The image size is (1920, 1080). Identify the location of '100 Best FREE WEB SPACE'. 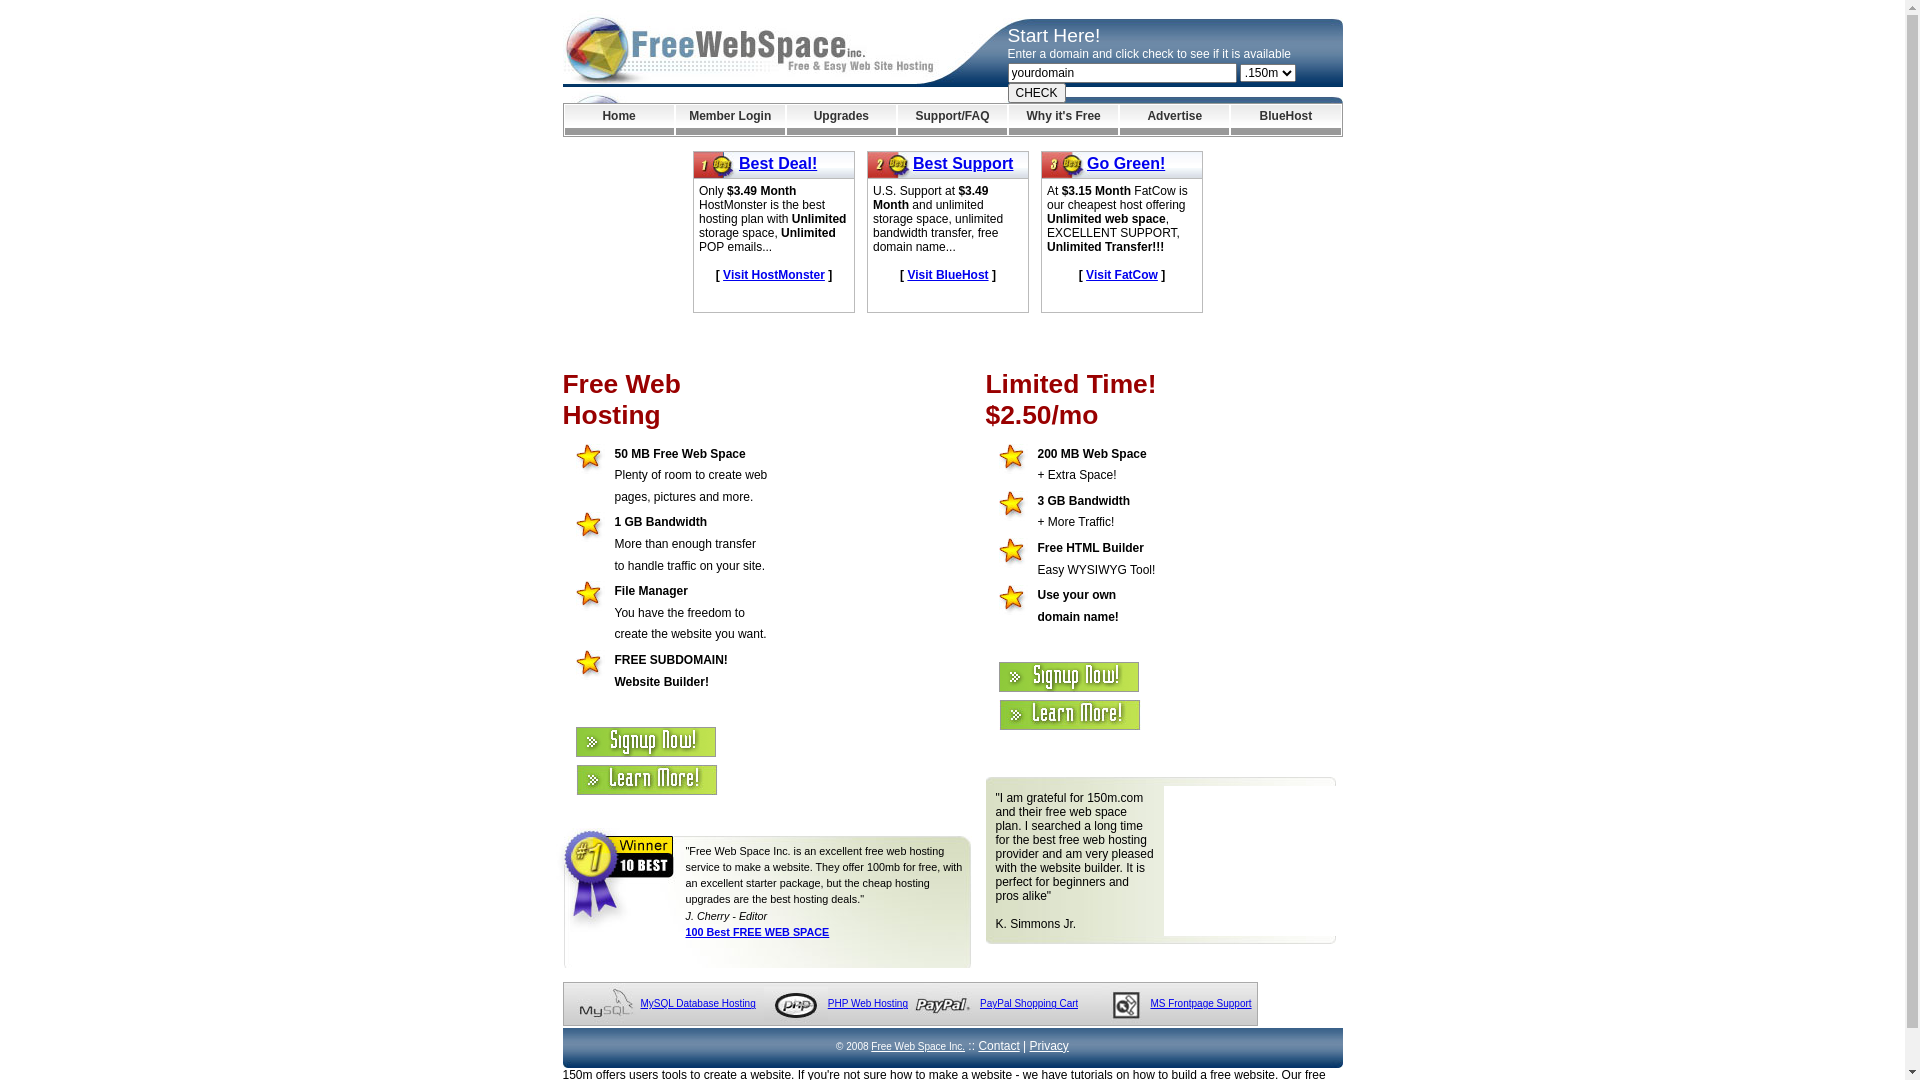
(757, 932).